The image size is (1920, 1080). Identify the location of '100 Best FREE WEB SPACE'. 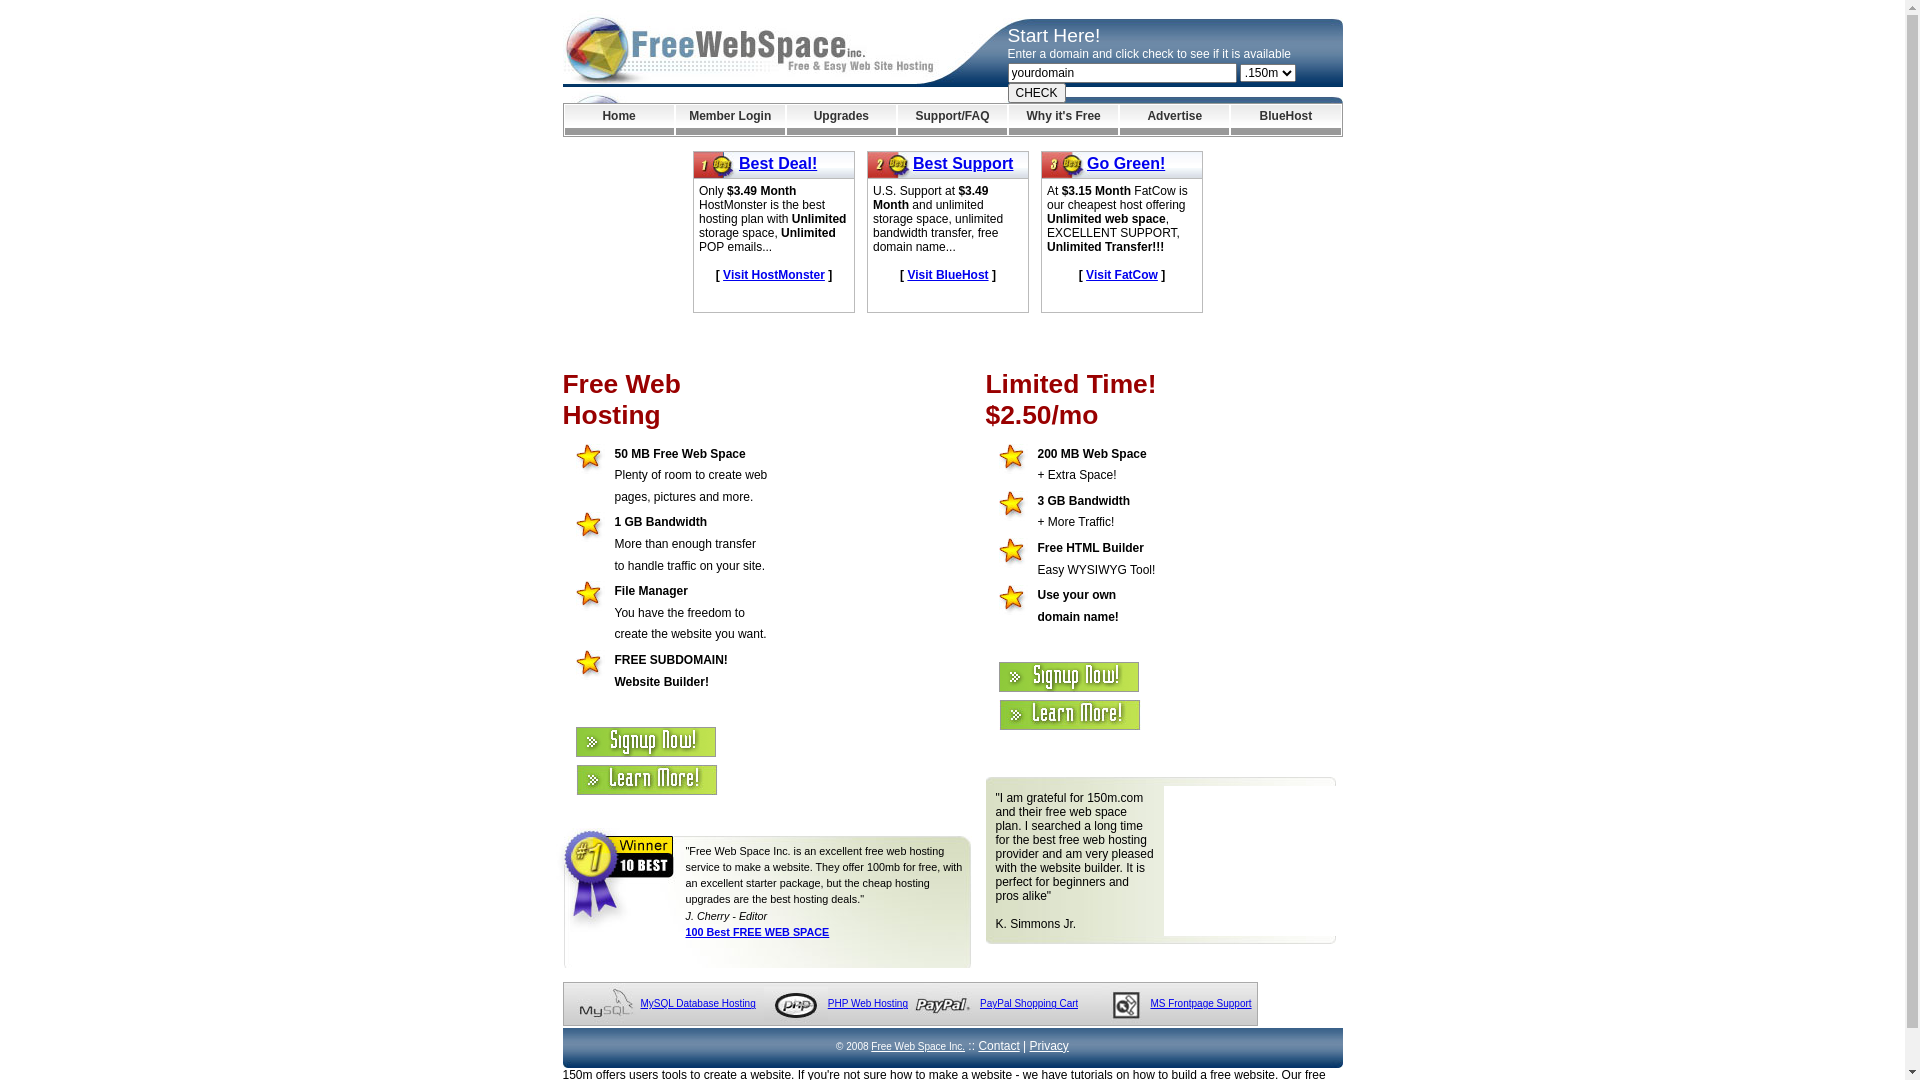
(757, 932).